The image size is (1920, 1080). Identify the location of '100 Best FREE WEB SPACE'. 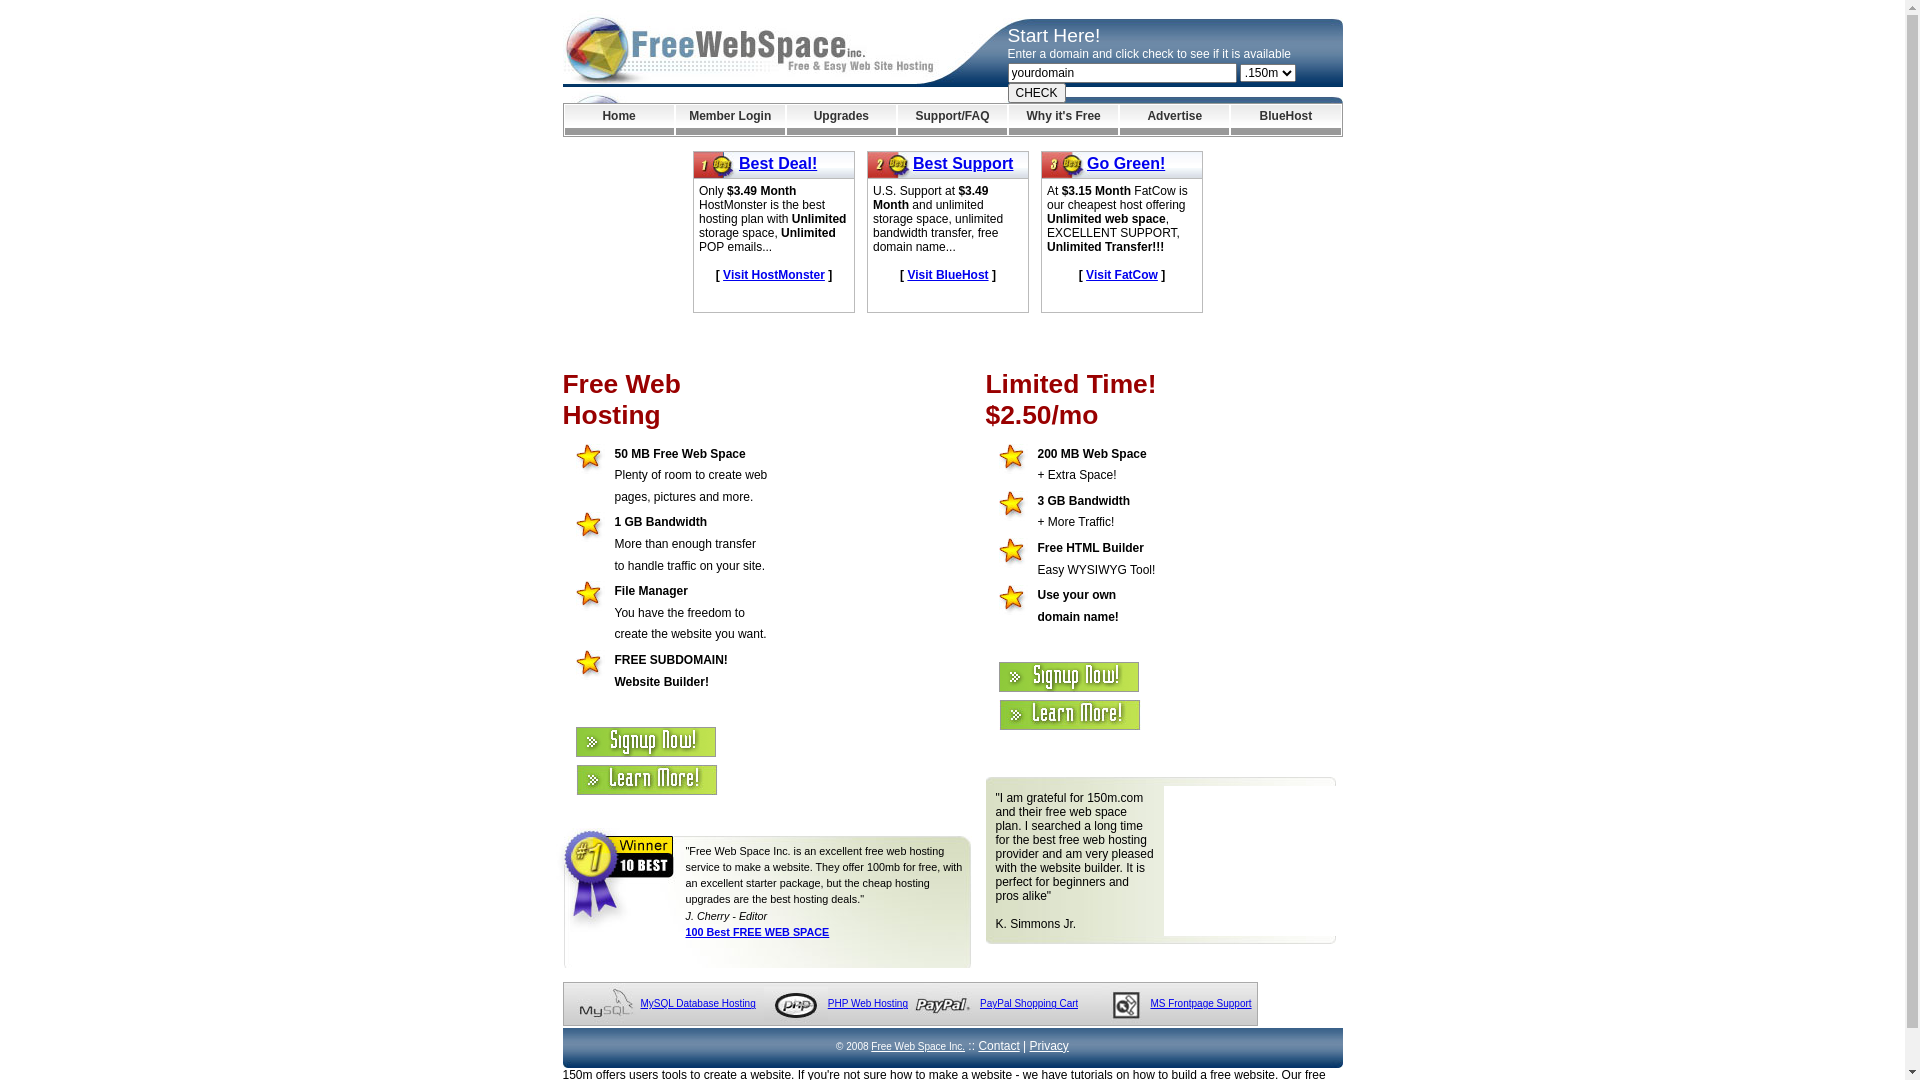
(757, 932).